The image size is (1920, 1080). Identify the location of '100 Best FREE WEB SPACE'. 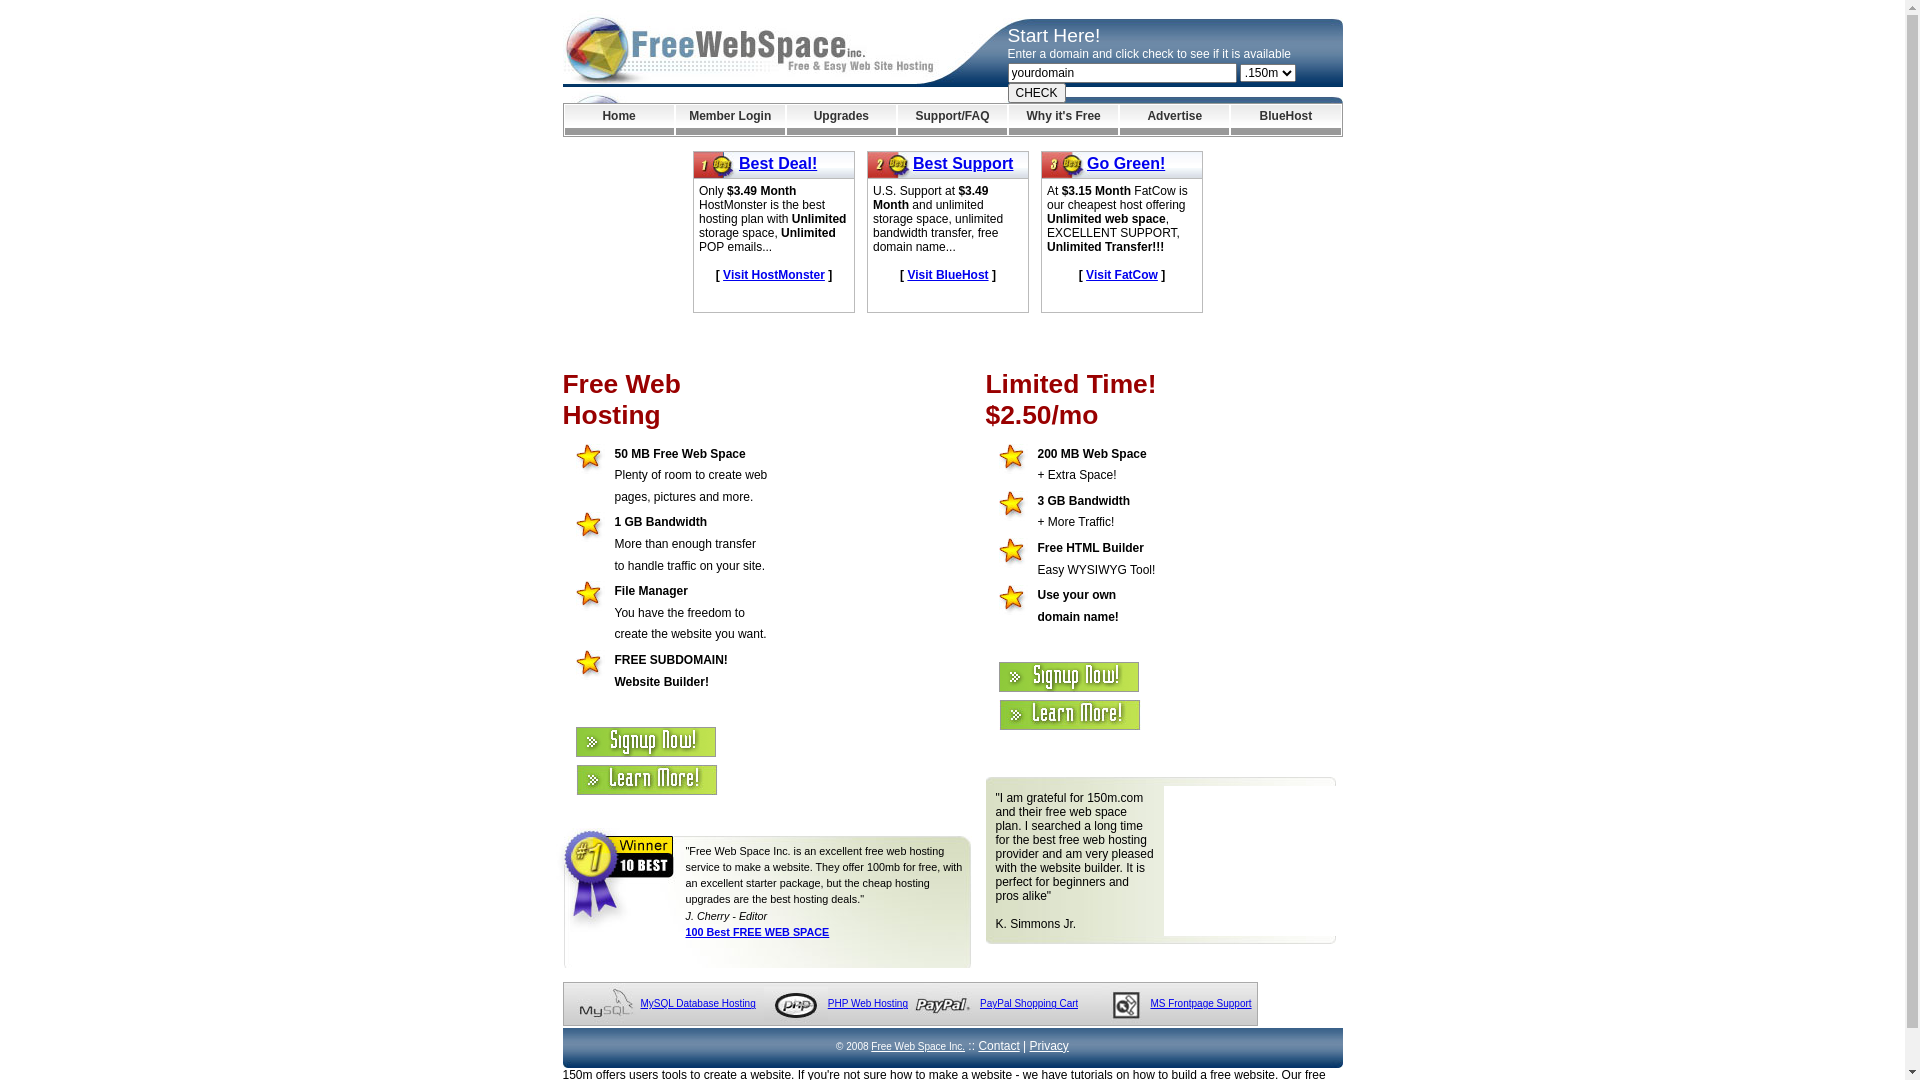
(757, 932).